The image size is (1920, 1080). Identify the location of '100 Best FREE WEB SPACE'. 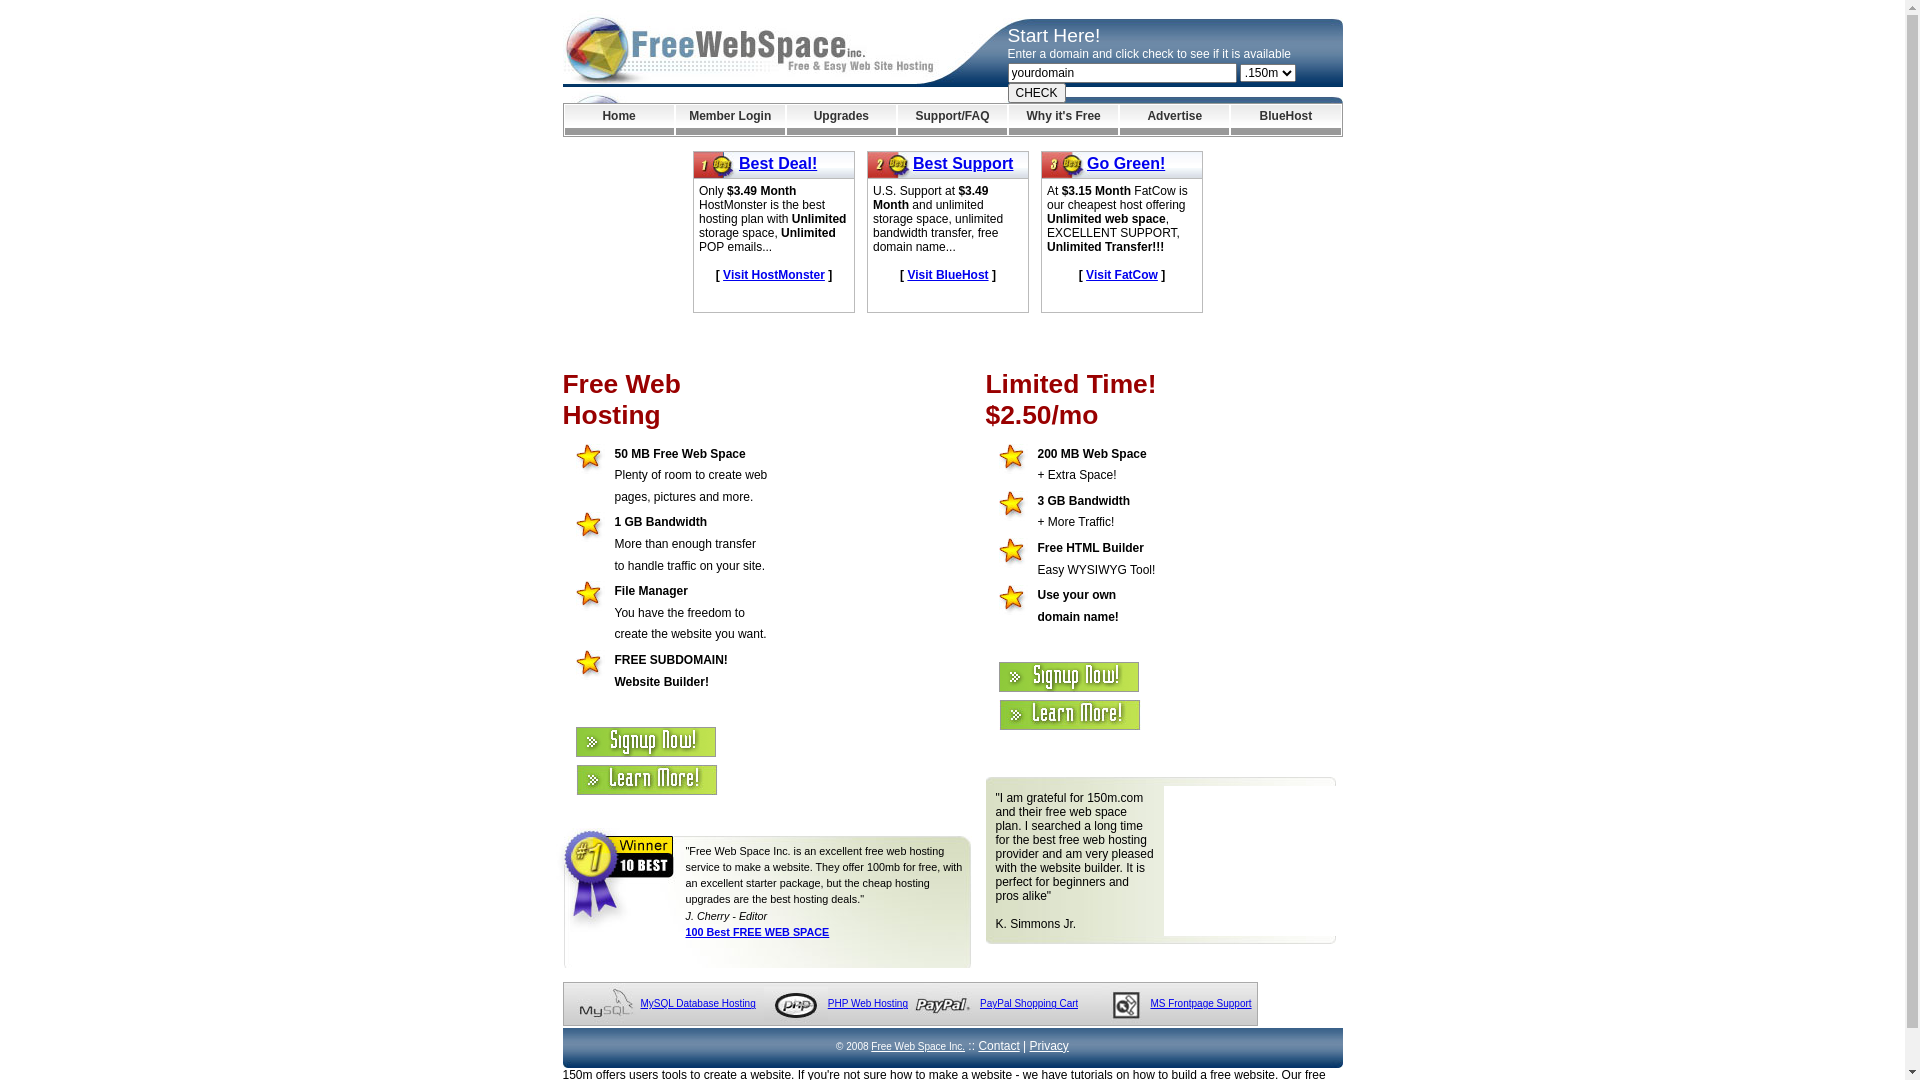
(757, 932).